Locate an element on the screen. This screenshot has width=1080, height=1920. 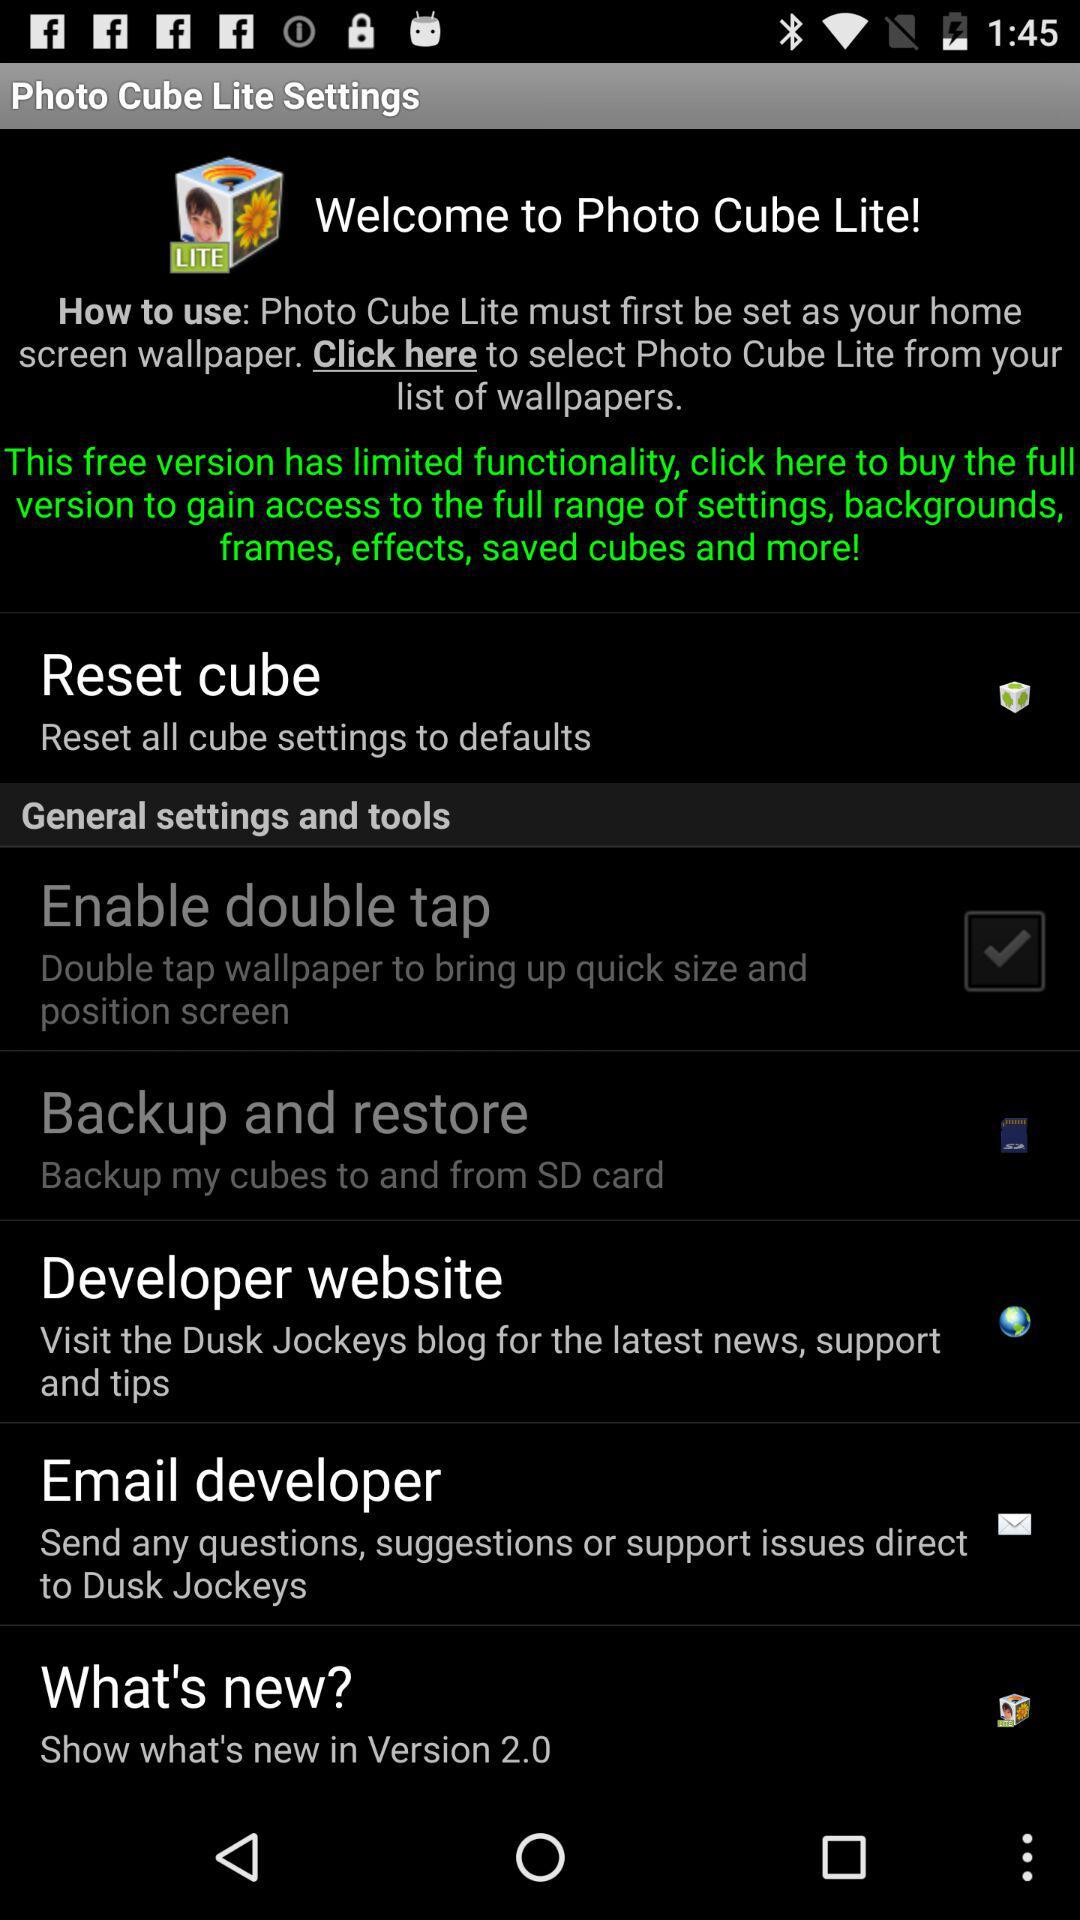
the app to the right of double tap wallpaper is located at coordinates (1003, 948).